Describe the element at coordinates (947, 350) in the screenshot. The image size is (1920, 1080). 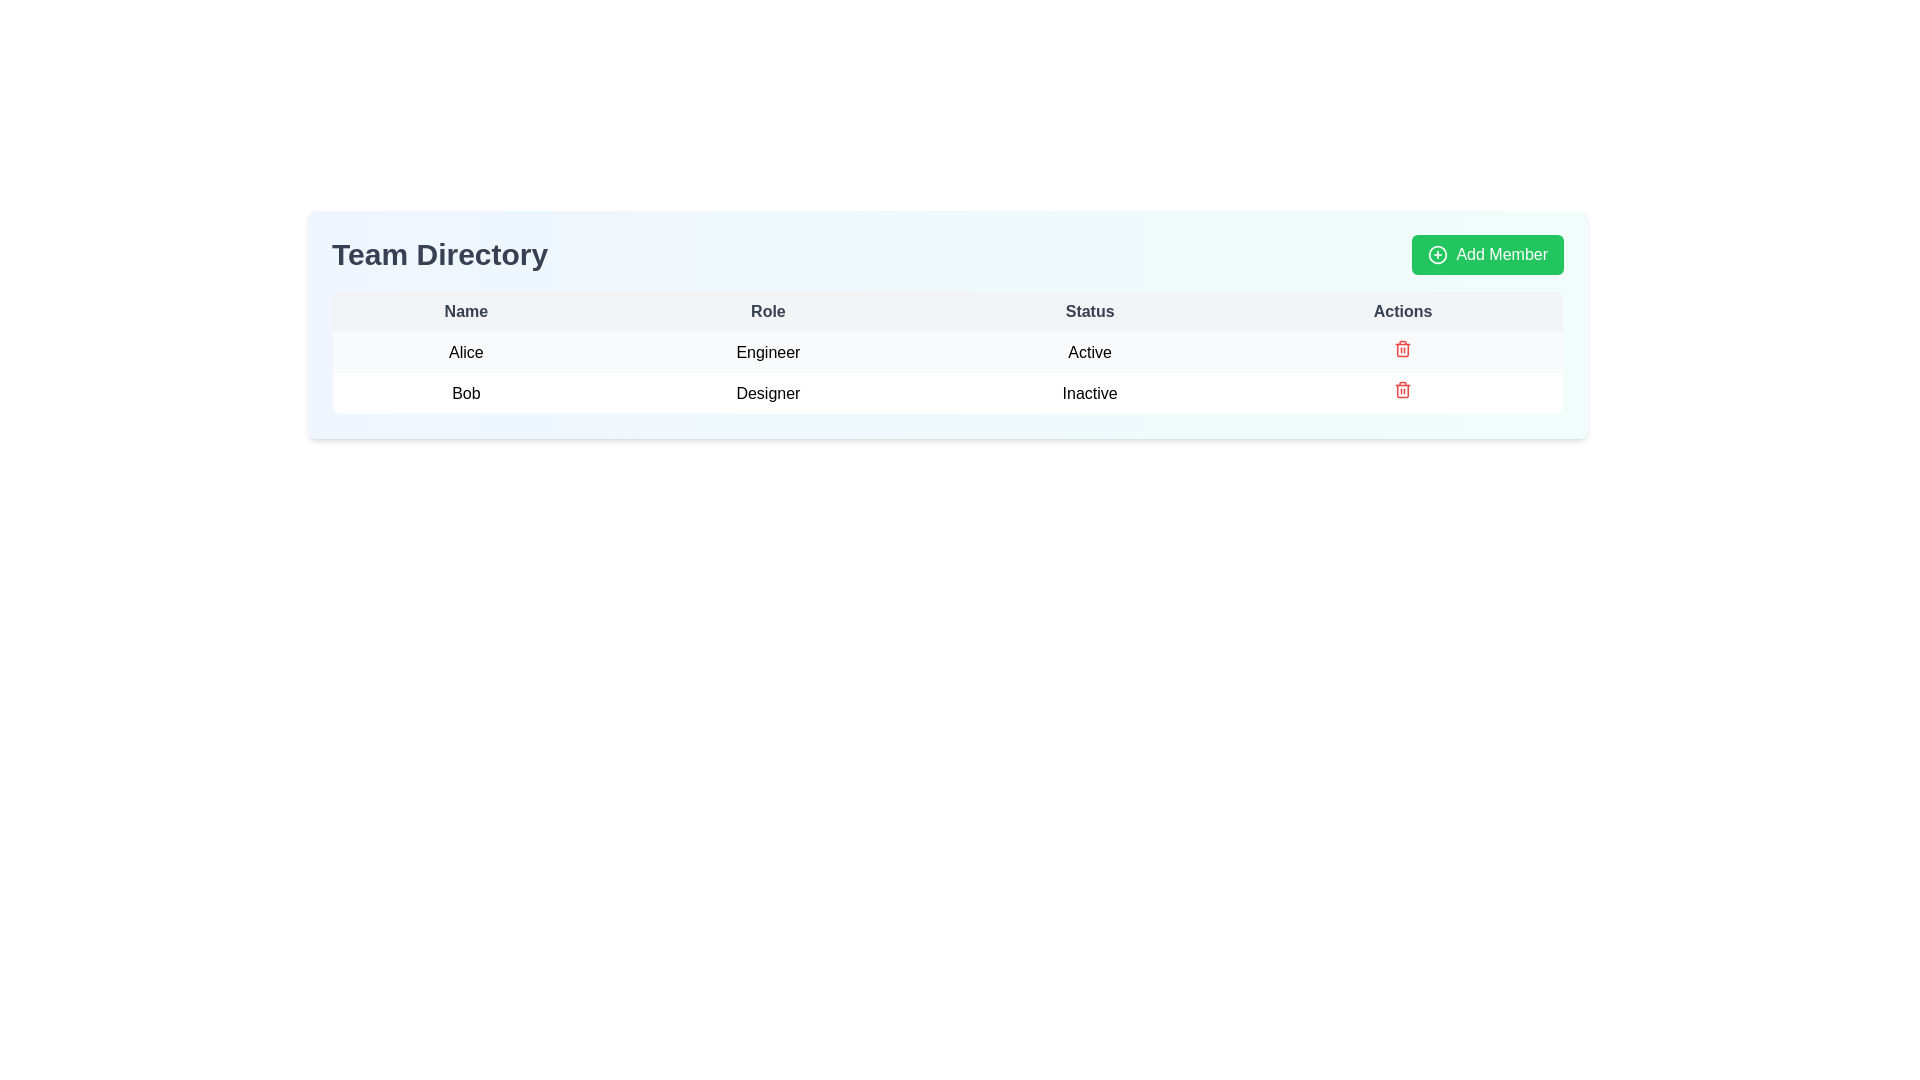
I see `keyboard navigation` at that location.